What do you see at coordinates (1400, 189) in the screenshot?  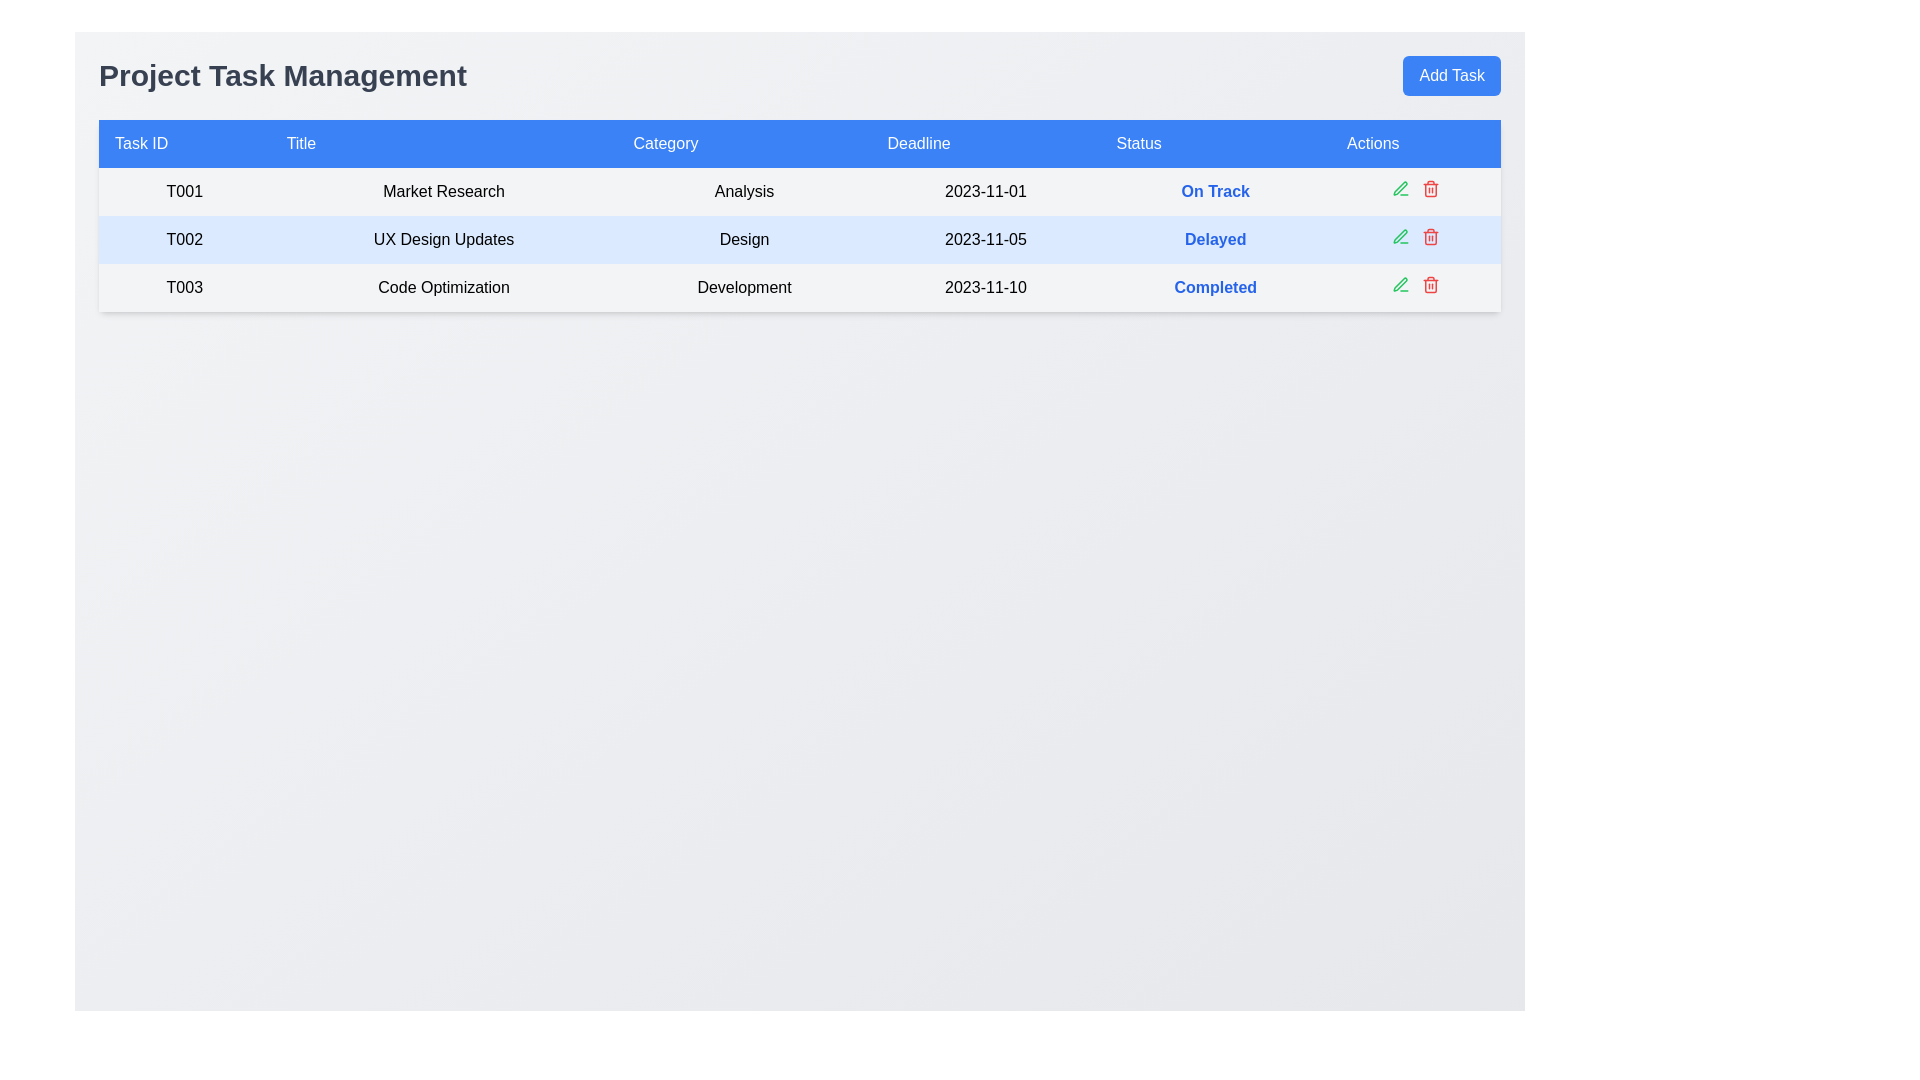 I see `the green pen icon in the 'Actions' column for the task 'UX Design Updates'` at bounding box center [1400, 189].